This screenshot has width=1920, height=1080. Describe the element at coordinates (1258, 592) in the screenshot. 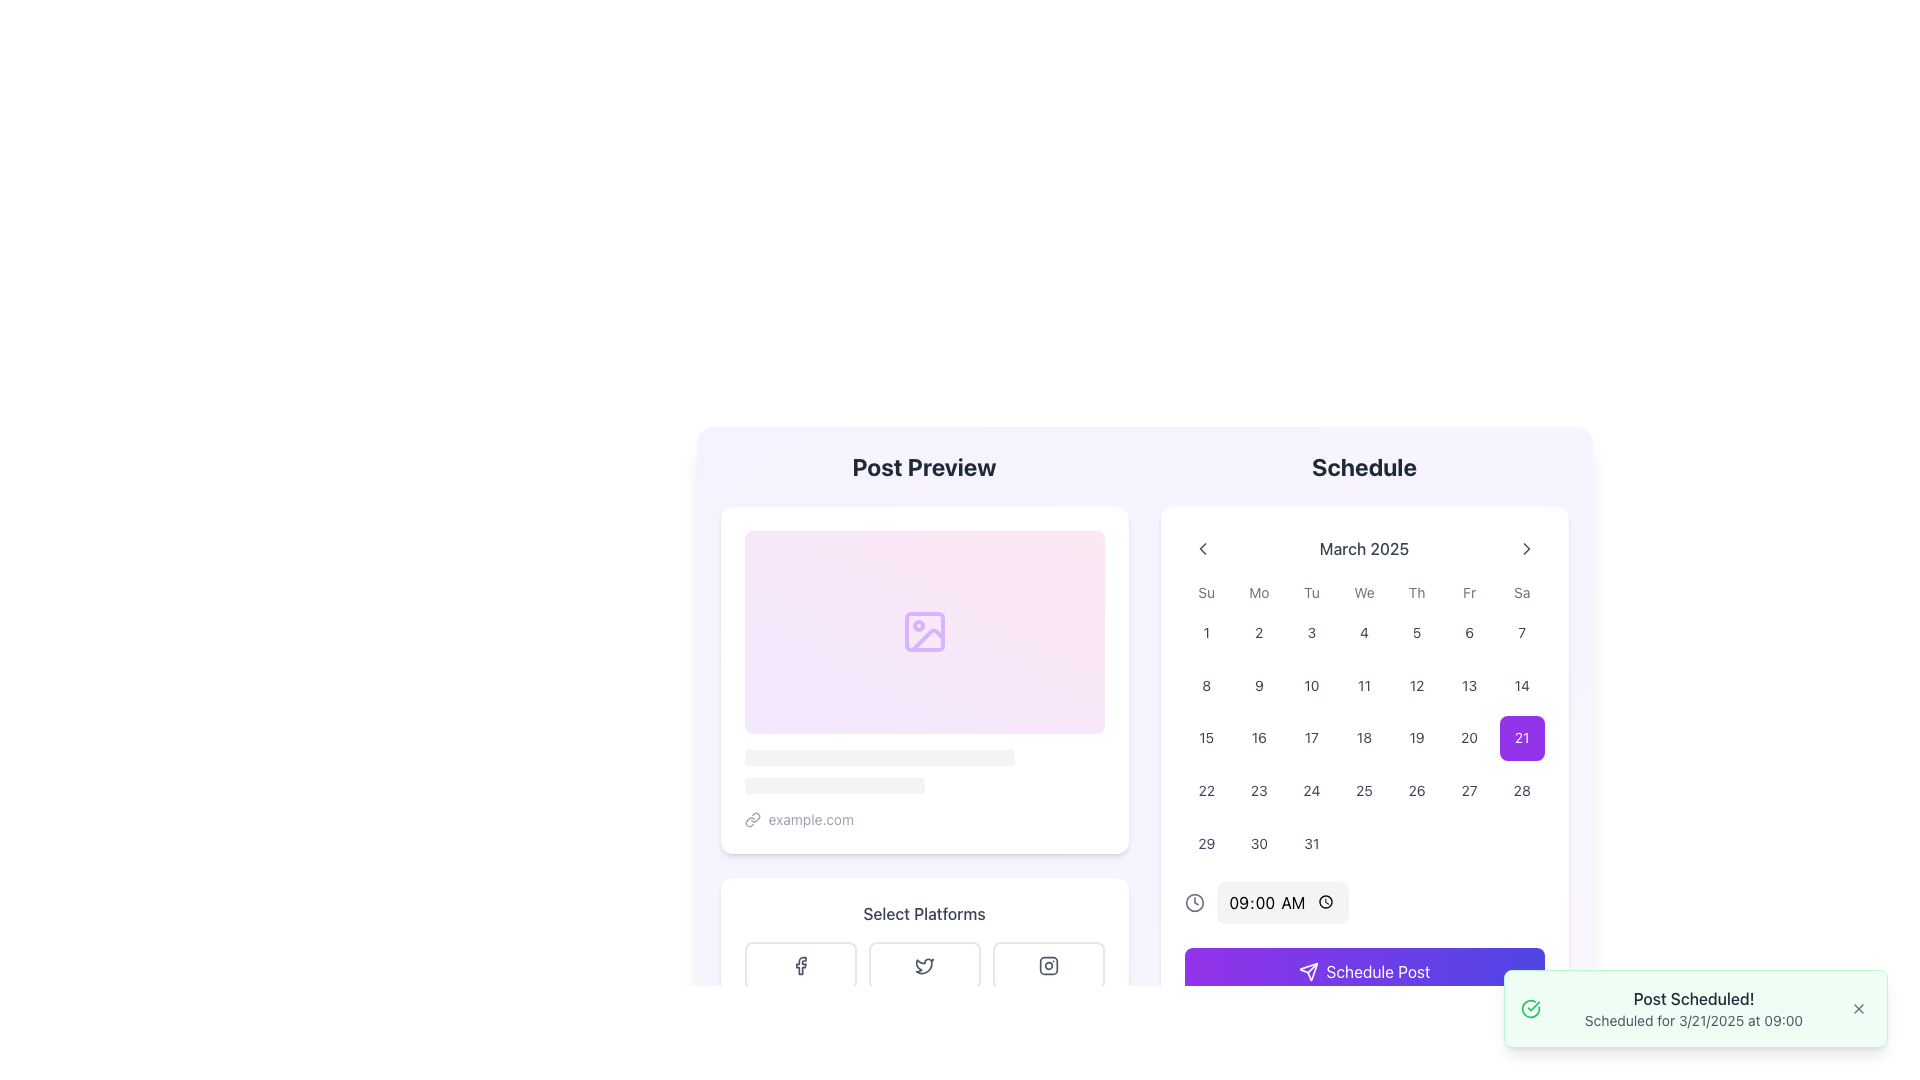

I see `the stylized abbreviation 'Mo' displayed in gray color within the calendar header, located in the second column from the left` at that location.